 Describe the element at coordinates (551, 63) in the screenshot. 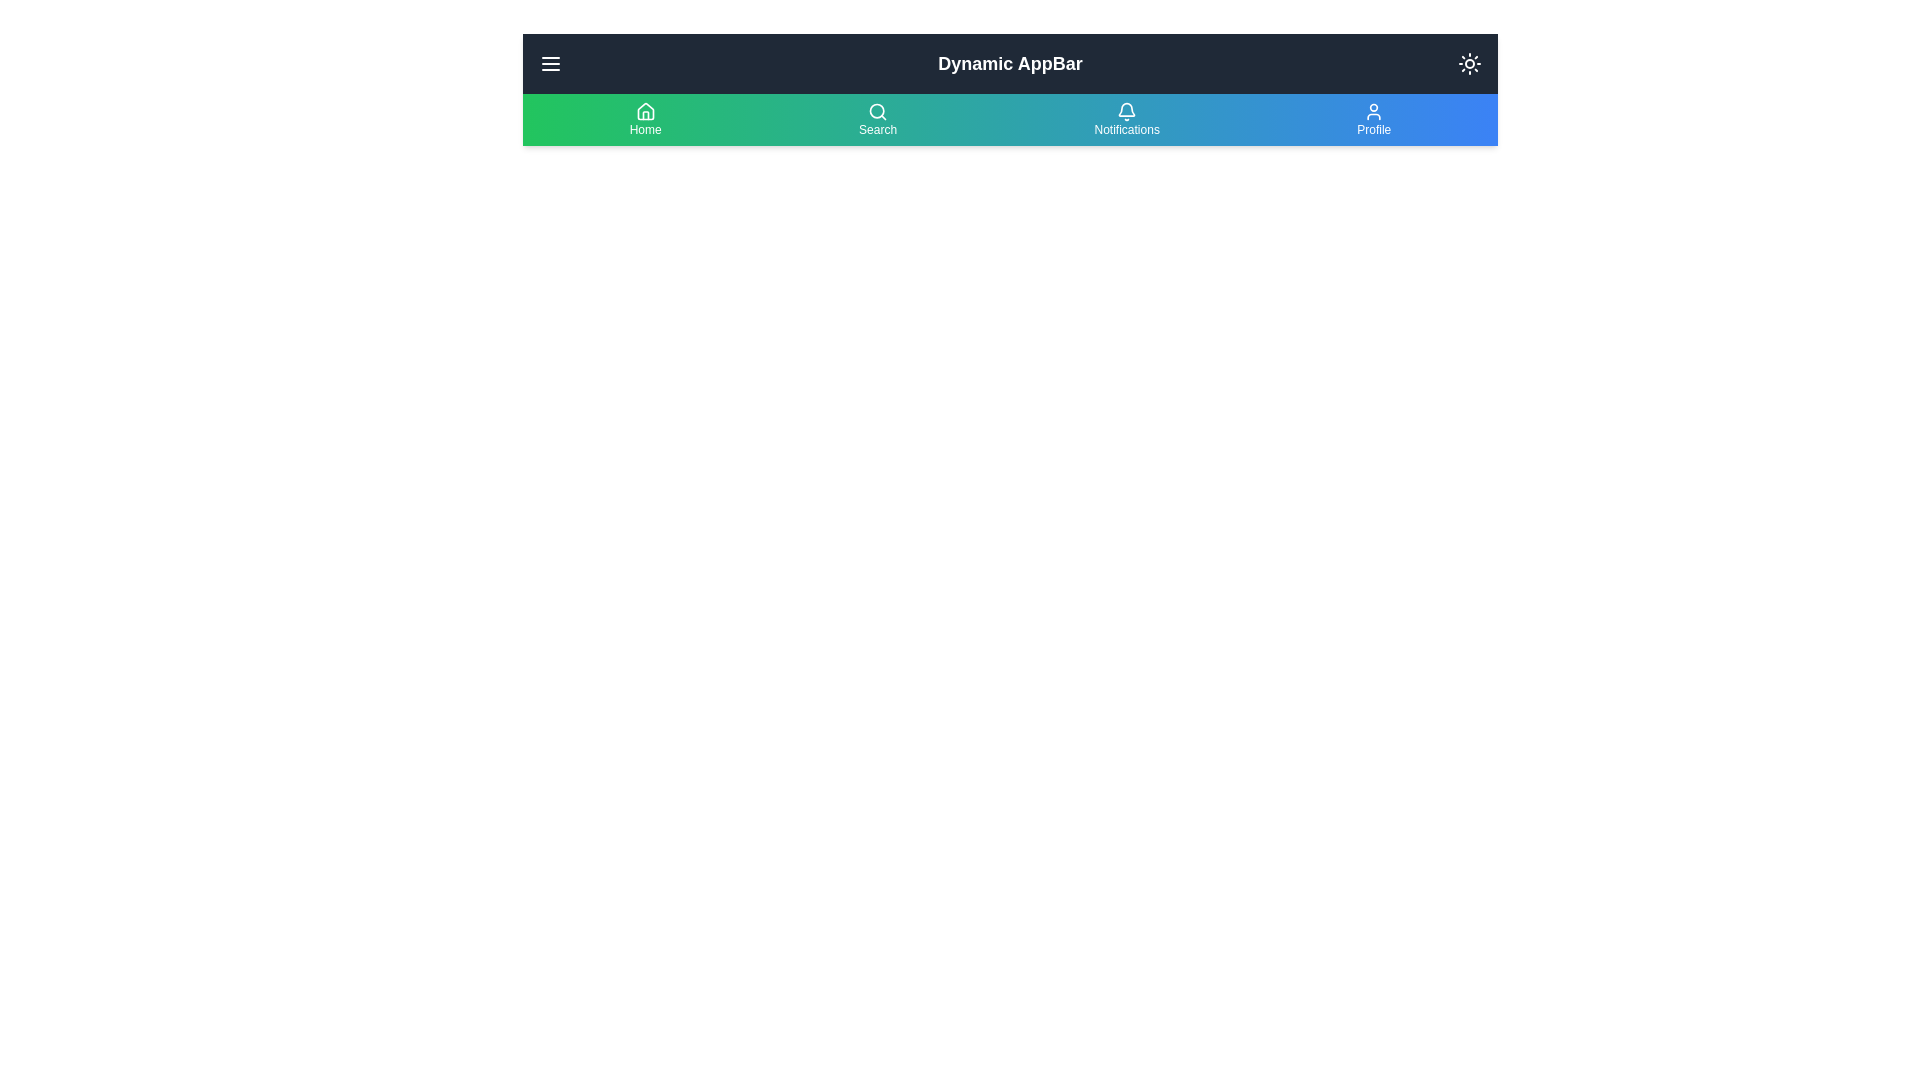

I see `the menu toggle button to toggle the menu visibility` at that location.